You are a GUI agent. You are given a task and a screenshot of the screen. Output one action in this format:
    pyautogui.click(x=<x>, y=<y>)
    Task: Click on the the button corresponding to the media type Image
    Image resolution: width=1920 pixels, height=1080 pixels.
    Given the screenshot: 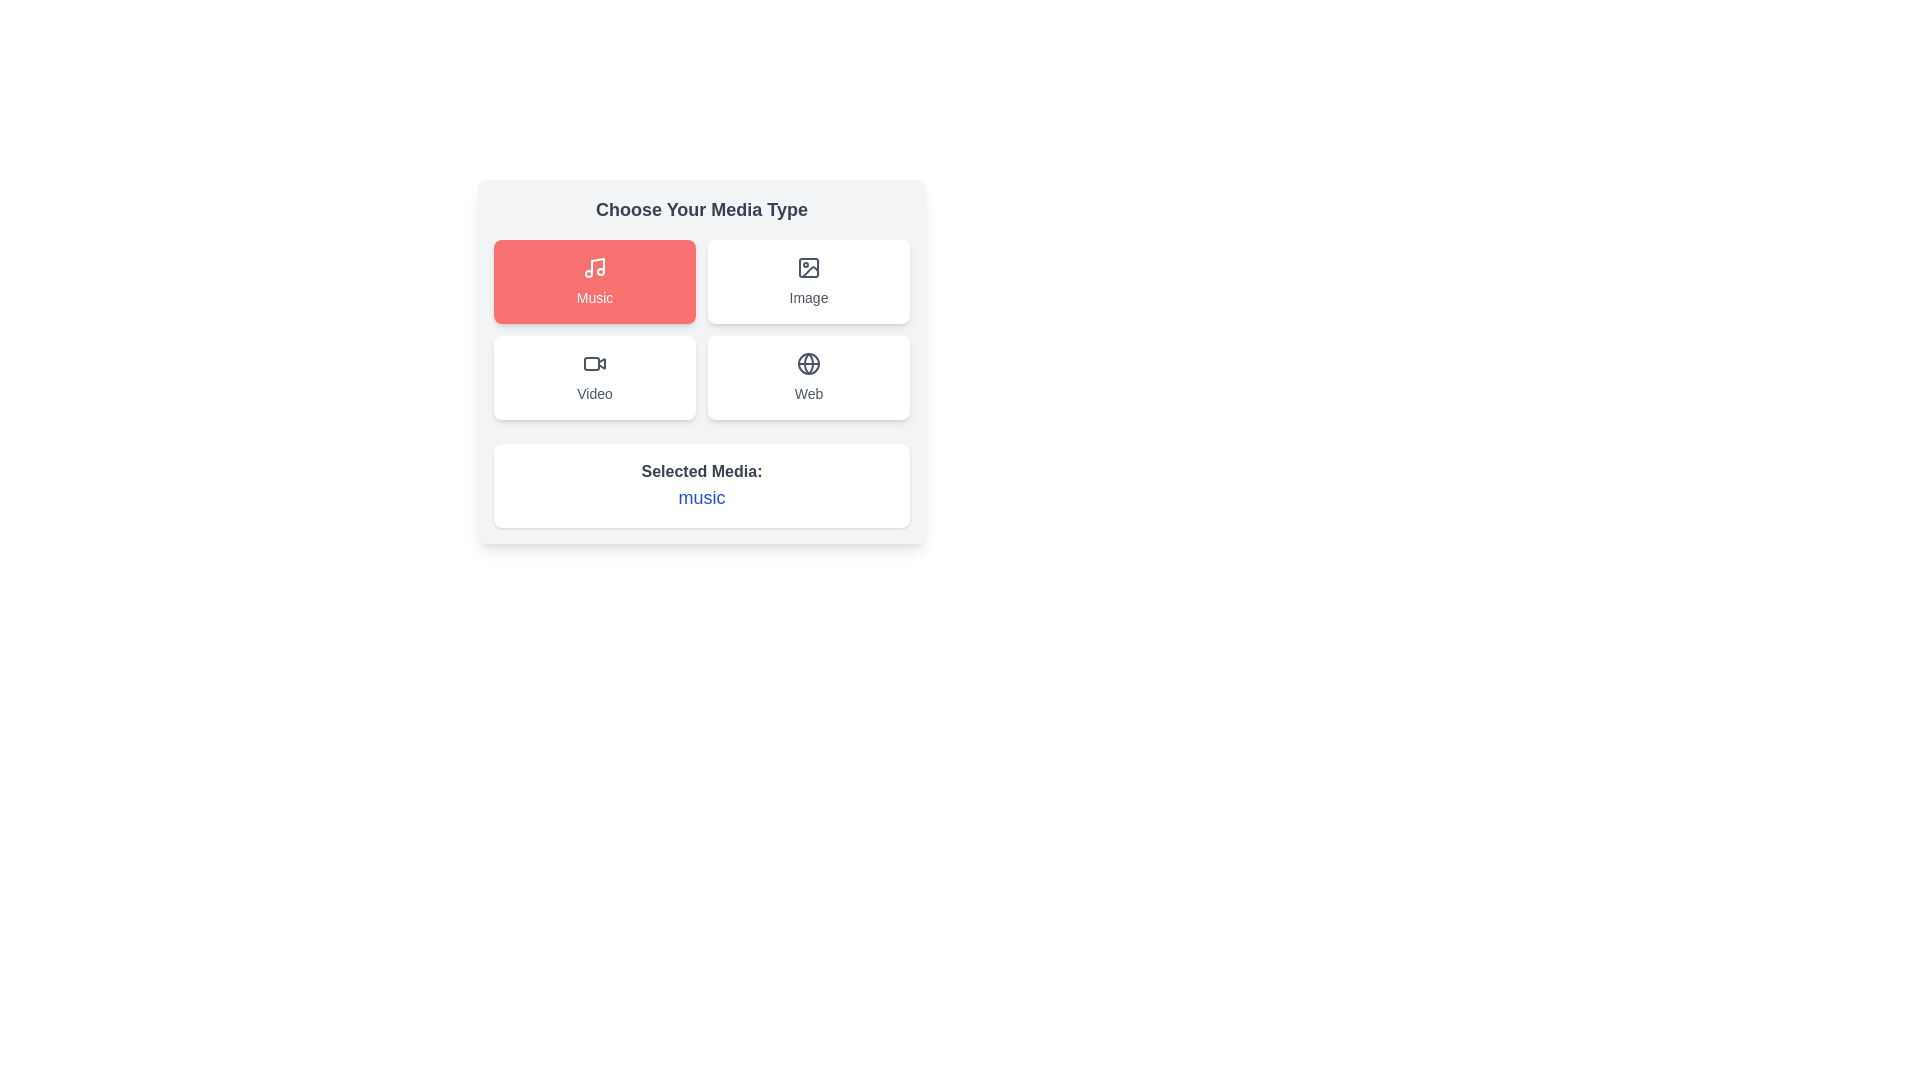 What is the action you would take?
    pyautogui.click(x=809, y=281)
    